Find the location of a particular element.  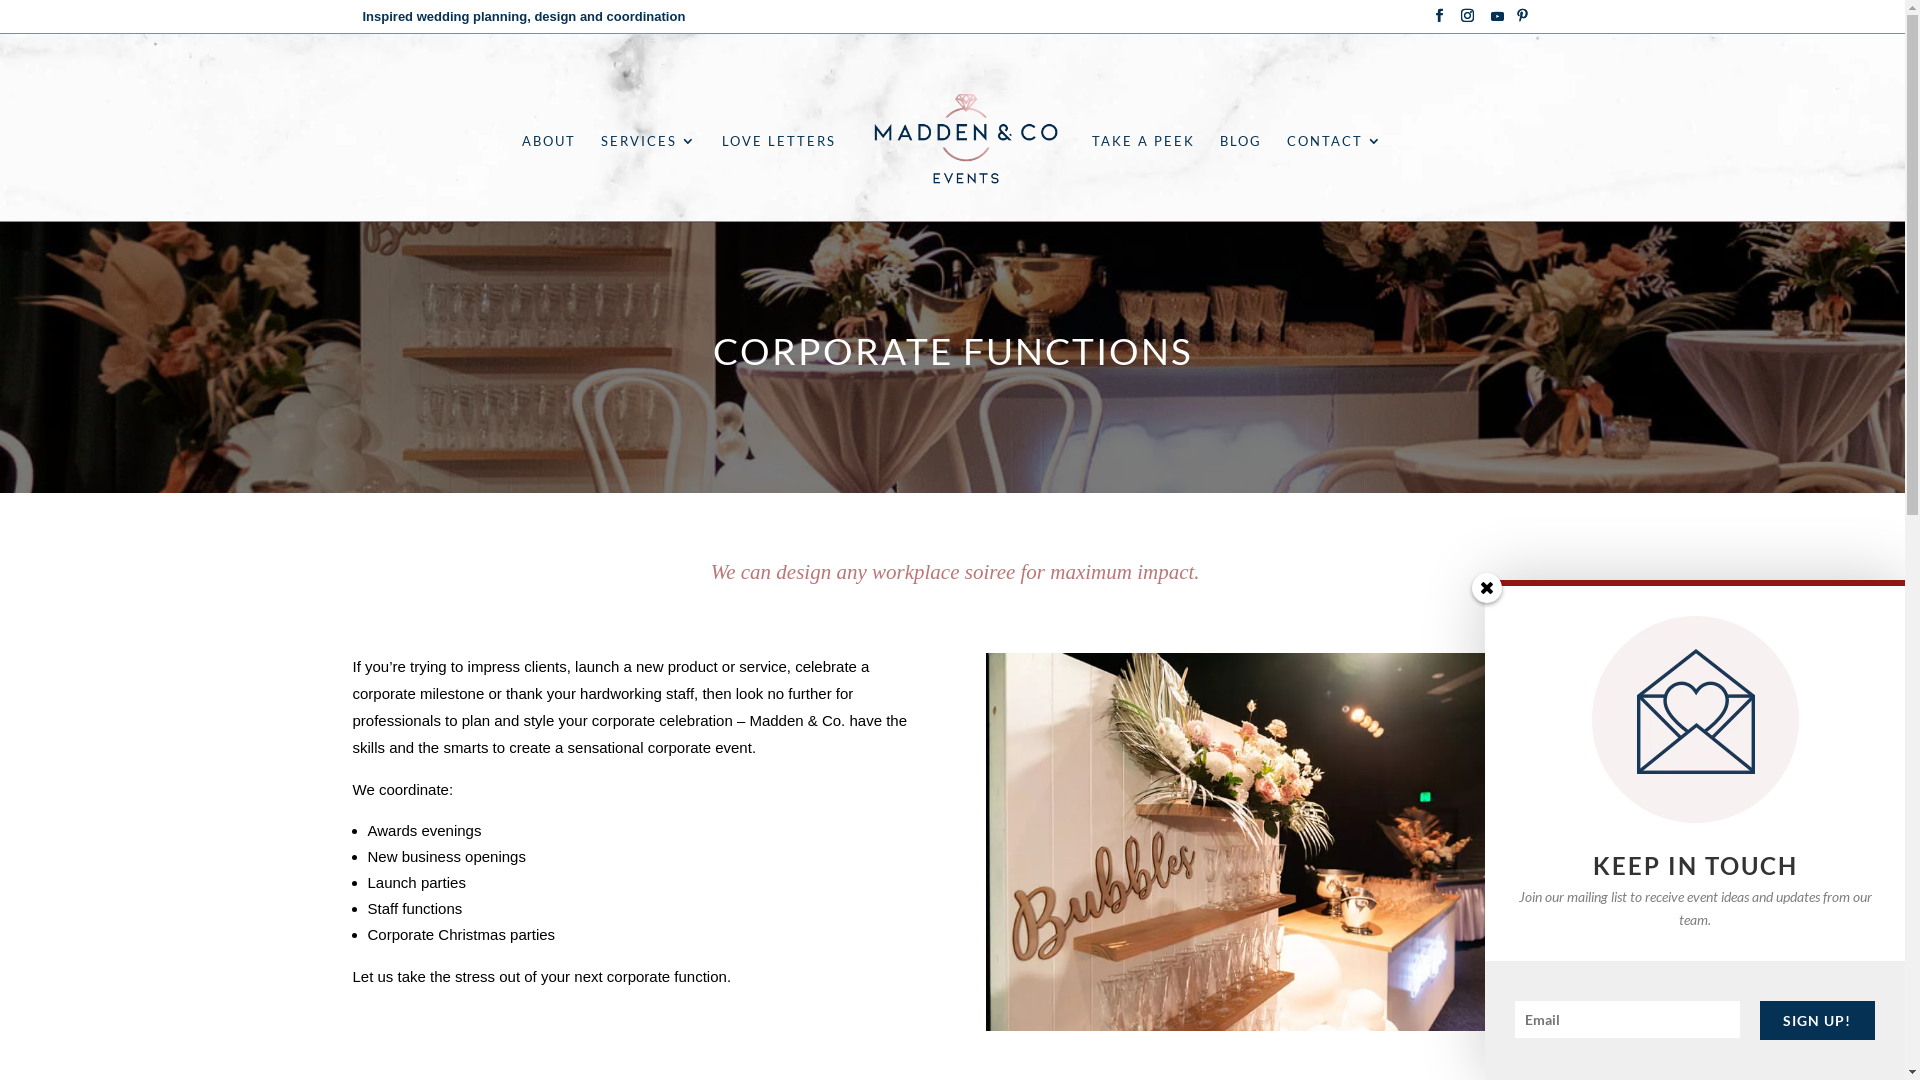

'SERVICES' is located at coordinates (648, 176).